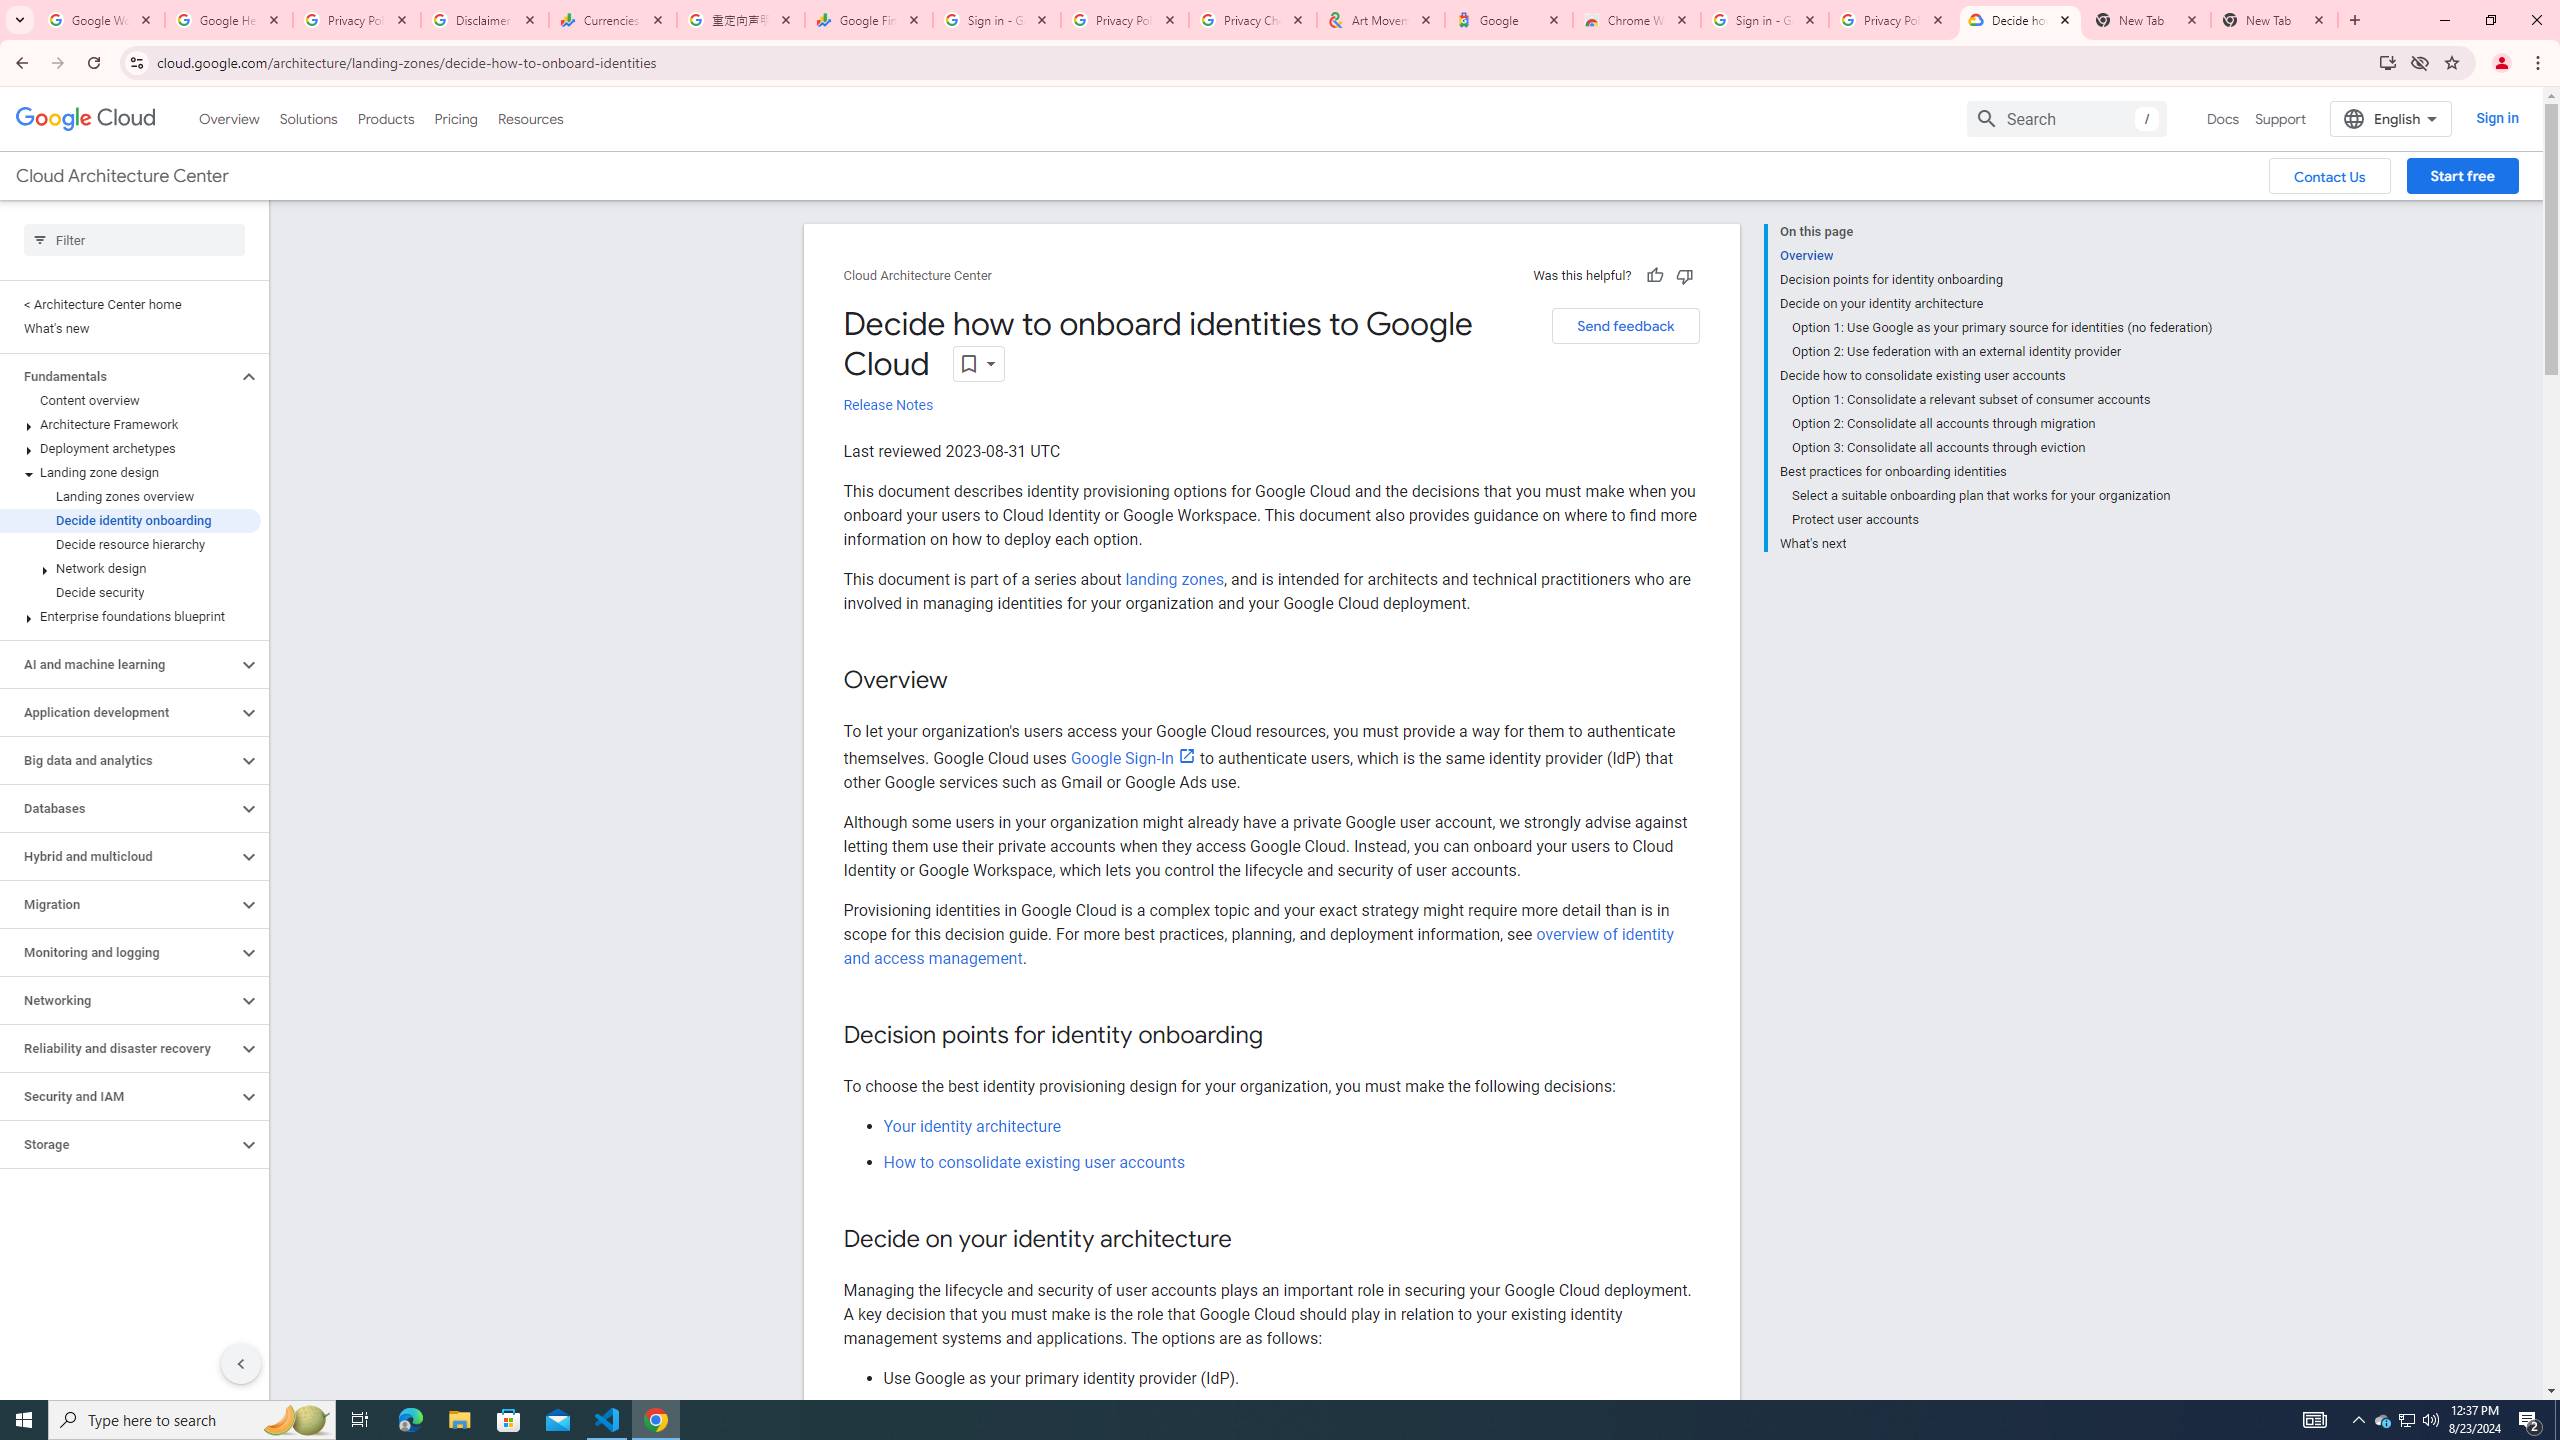 The height and width of the screenshot is (1440, 2560). What do you see at coordinates (130, 303) in the screenshot?
I see `'< Architecture Center home'` at bounding box center [130, 303].